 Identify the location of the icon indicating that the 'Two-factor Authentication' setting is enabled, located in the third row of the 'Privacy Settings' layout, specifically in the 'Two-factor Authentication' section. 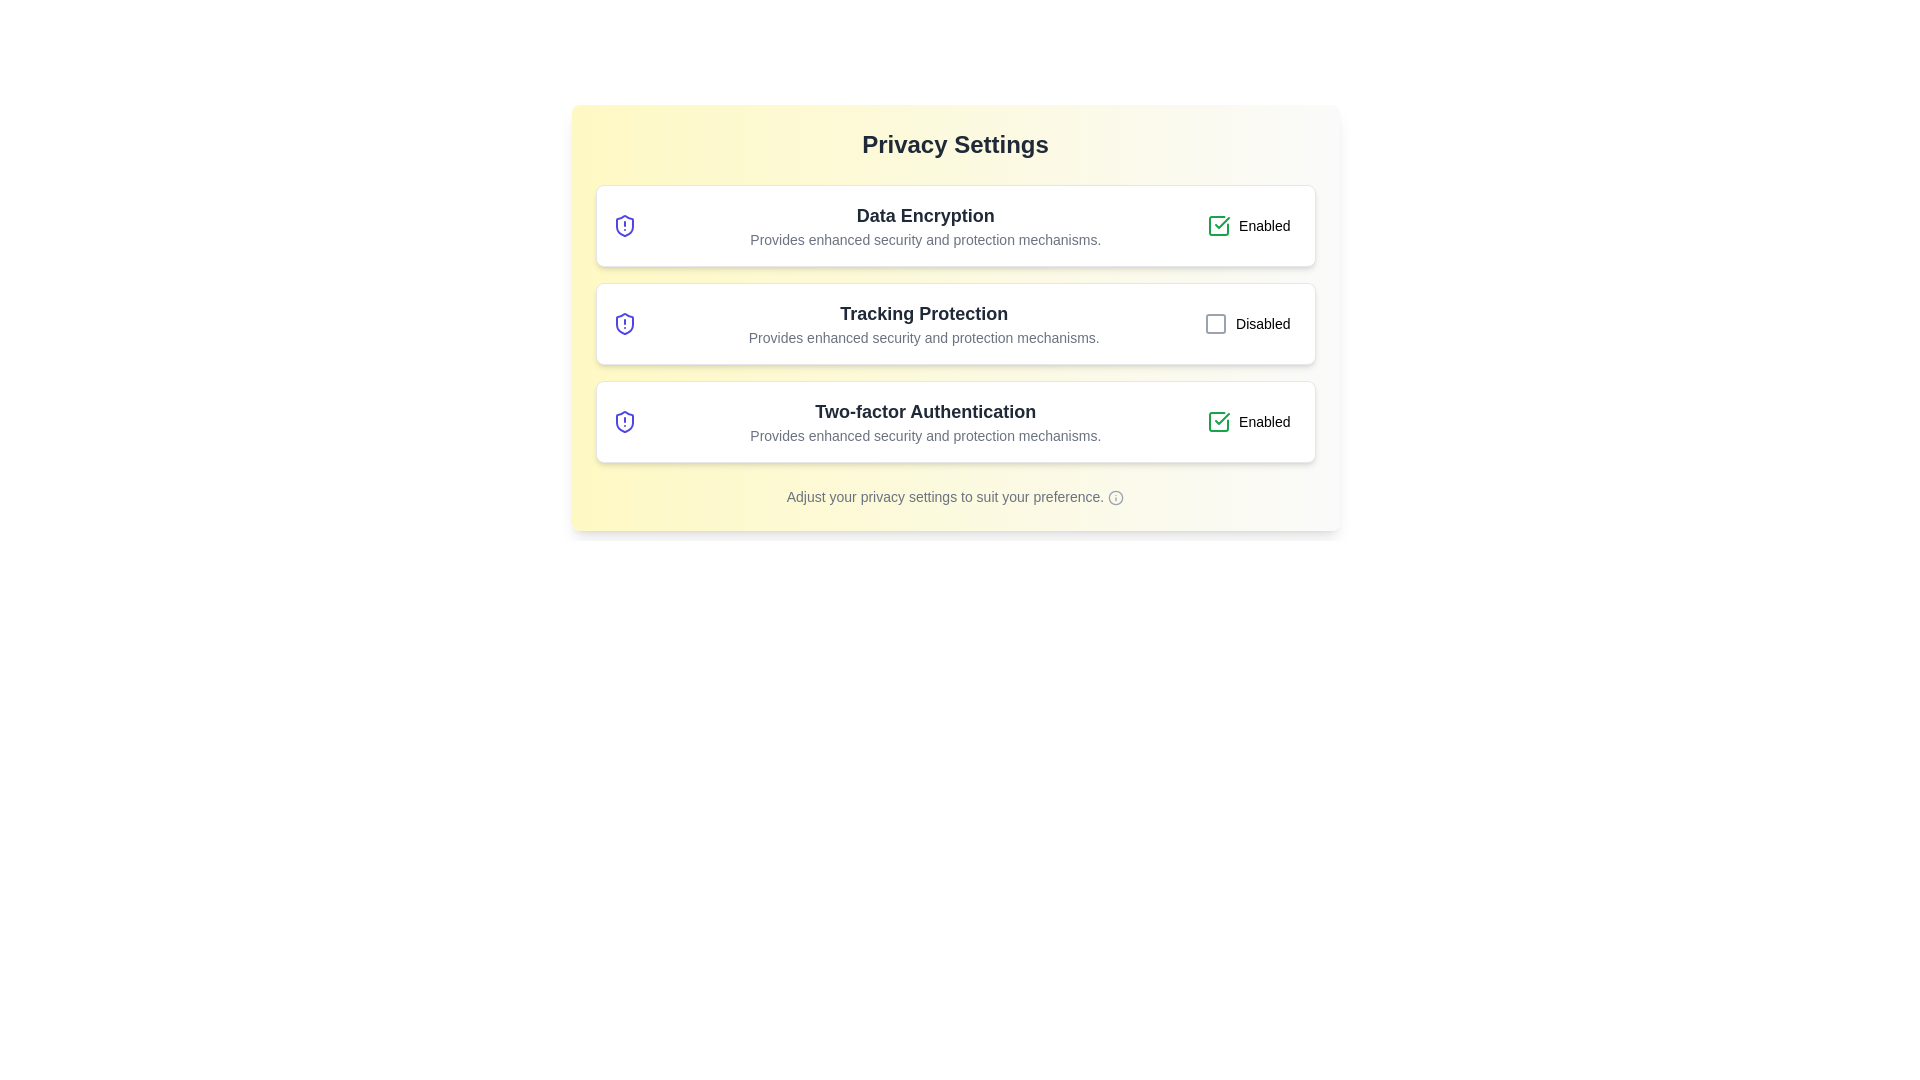
(1221, 418).